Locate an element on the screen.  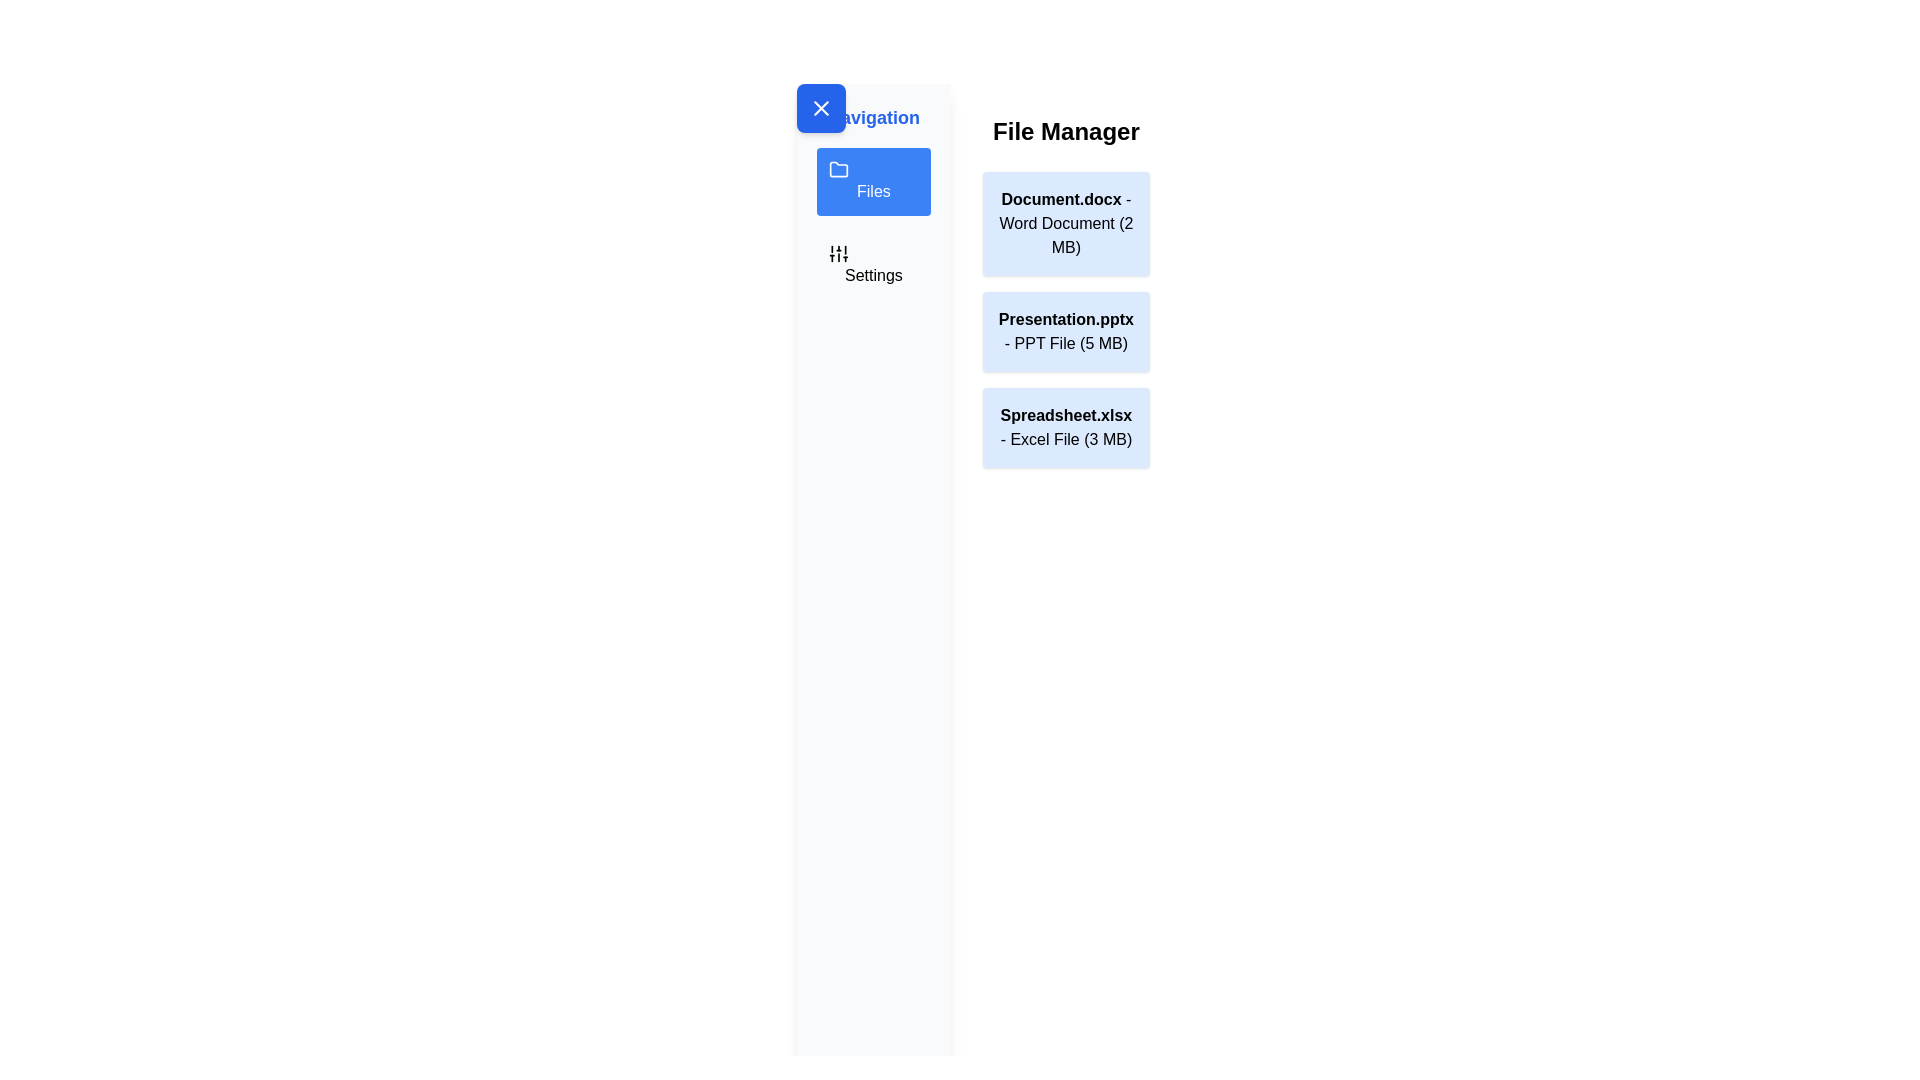
the third informational card in the file manager that represents a file entry, which is located below the 'Presentation.pptx - PPT File (5 MB)' entry is located at coordinates (1064, 427).